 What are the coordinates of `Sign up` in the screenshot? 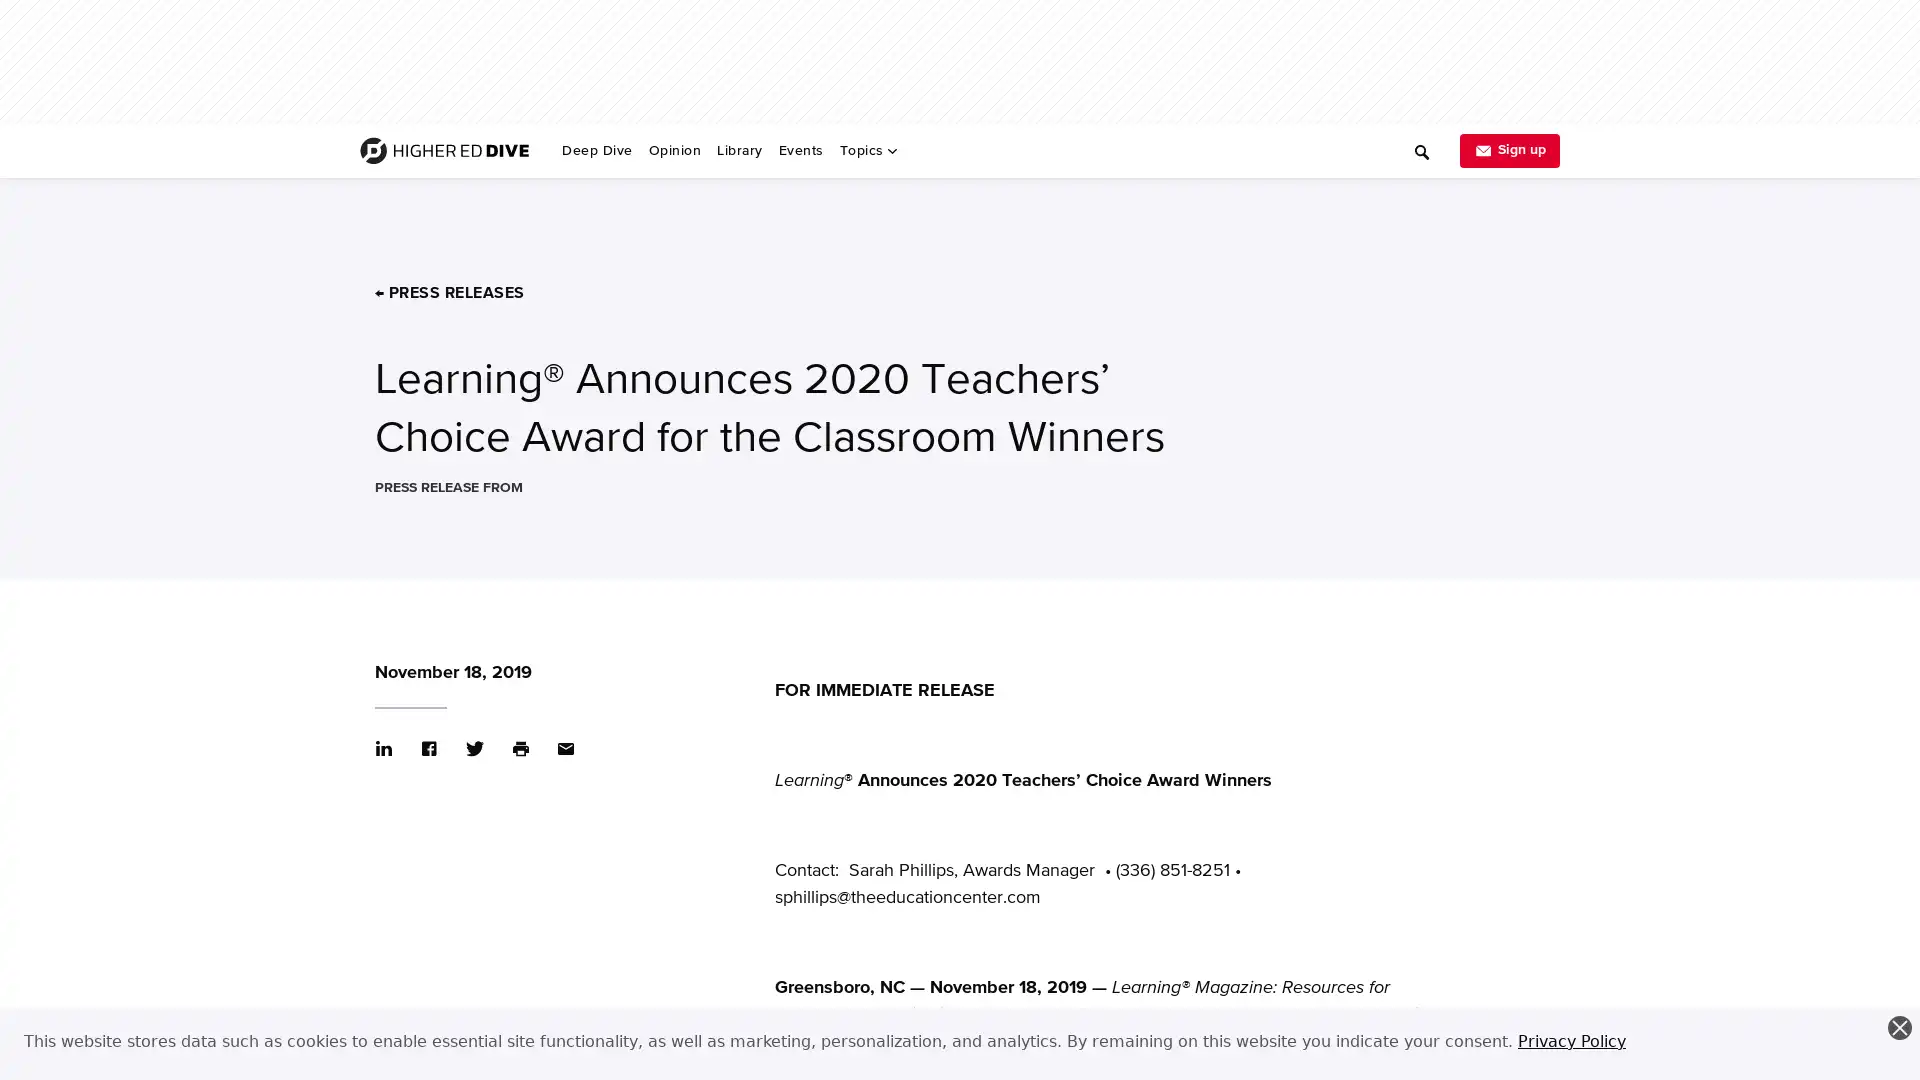 It's located at (1510, 149).